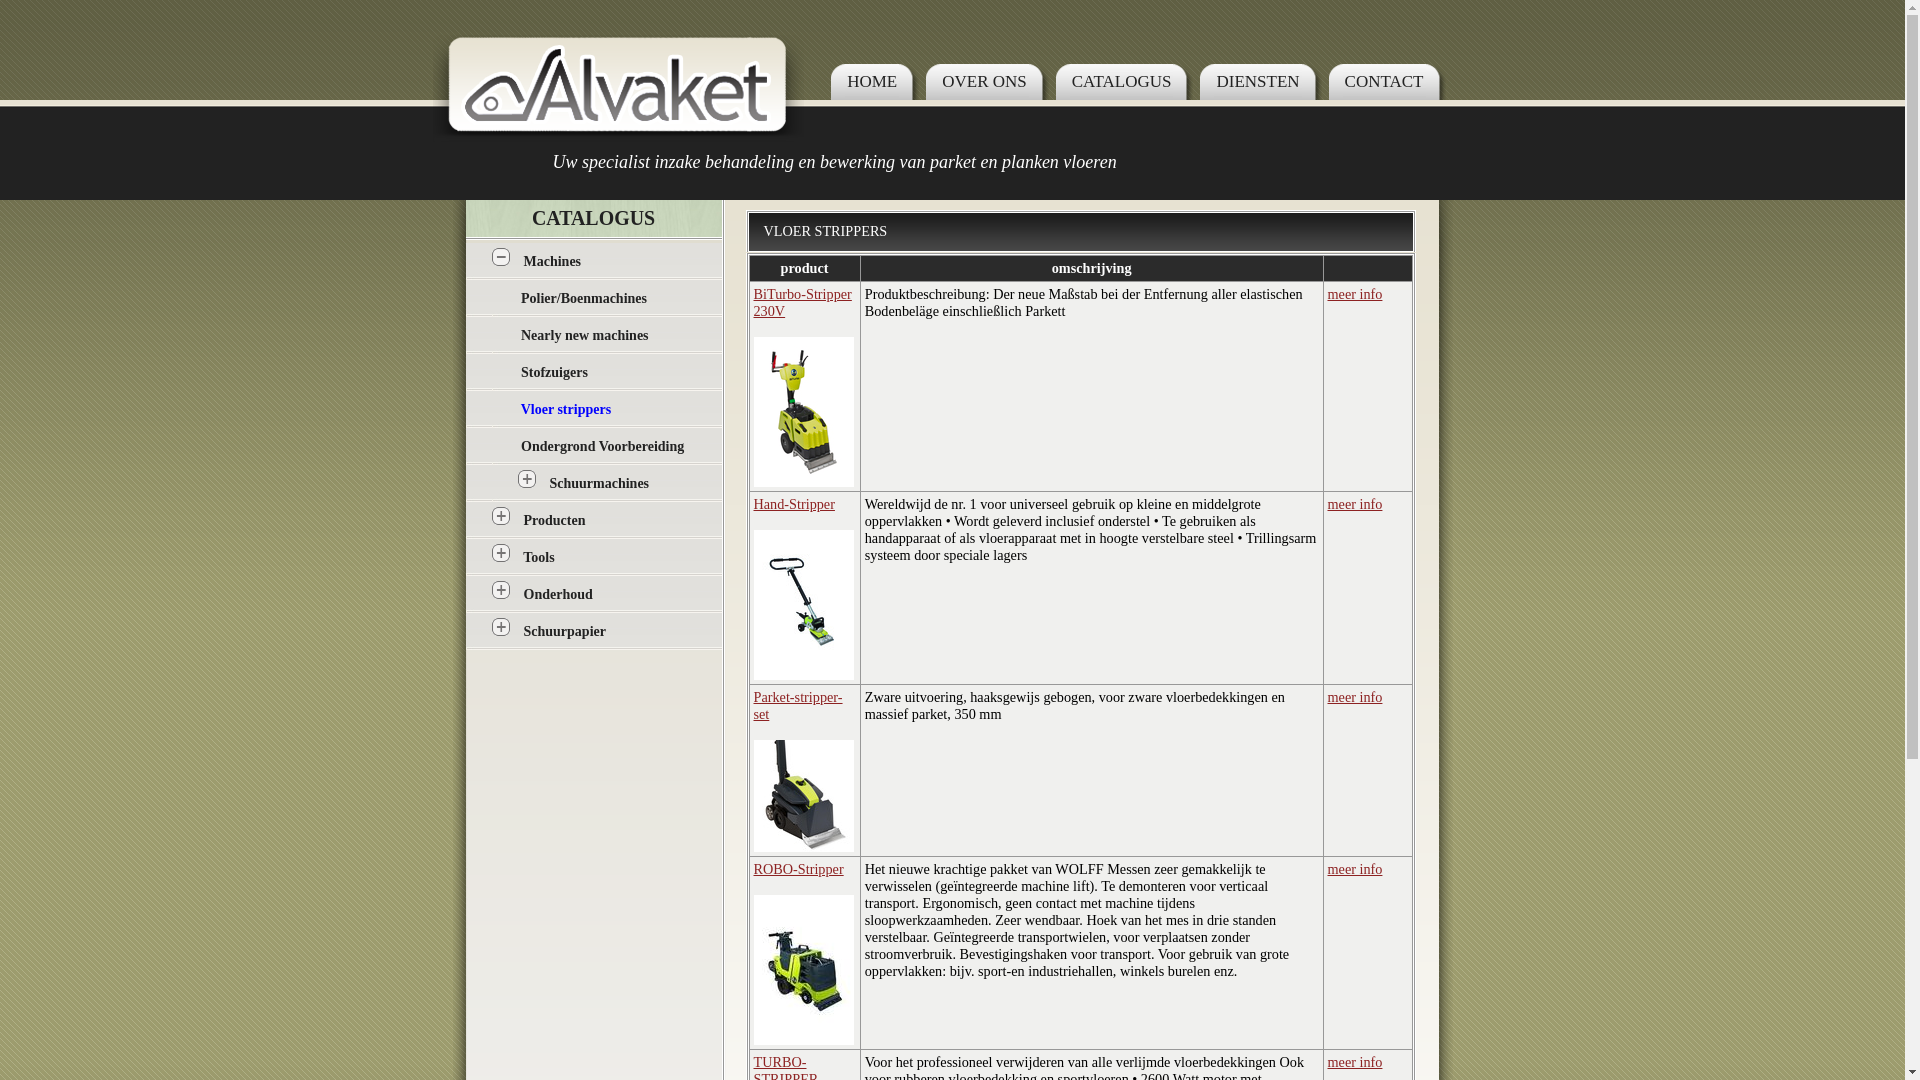 The height and width of the screenshot is (1080, 1920). What do you see at coordinates (793, 503) in the screenshot?
I see `'Hand-Stripper'` at bounding box center [793, 503].